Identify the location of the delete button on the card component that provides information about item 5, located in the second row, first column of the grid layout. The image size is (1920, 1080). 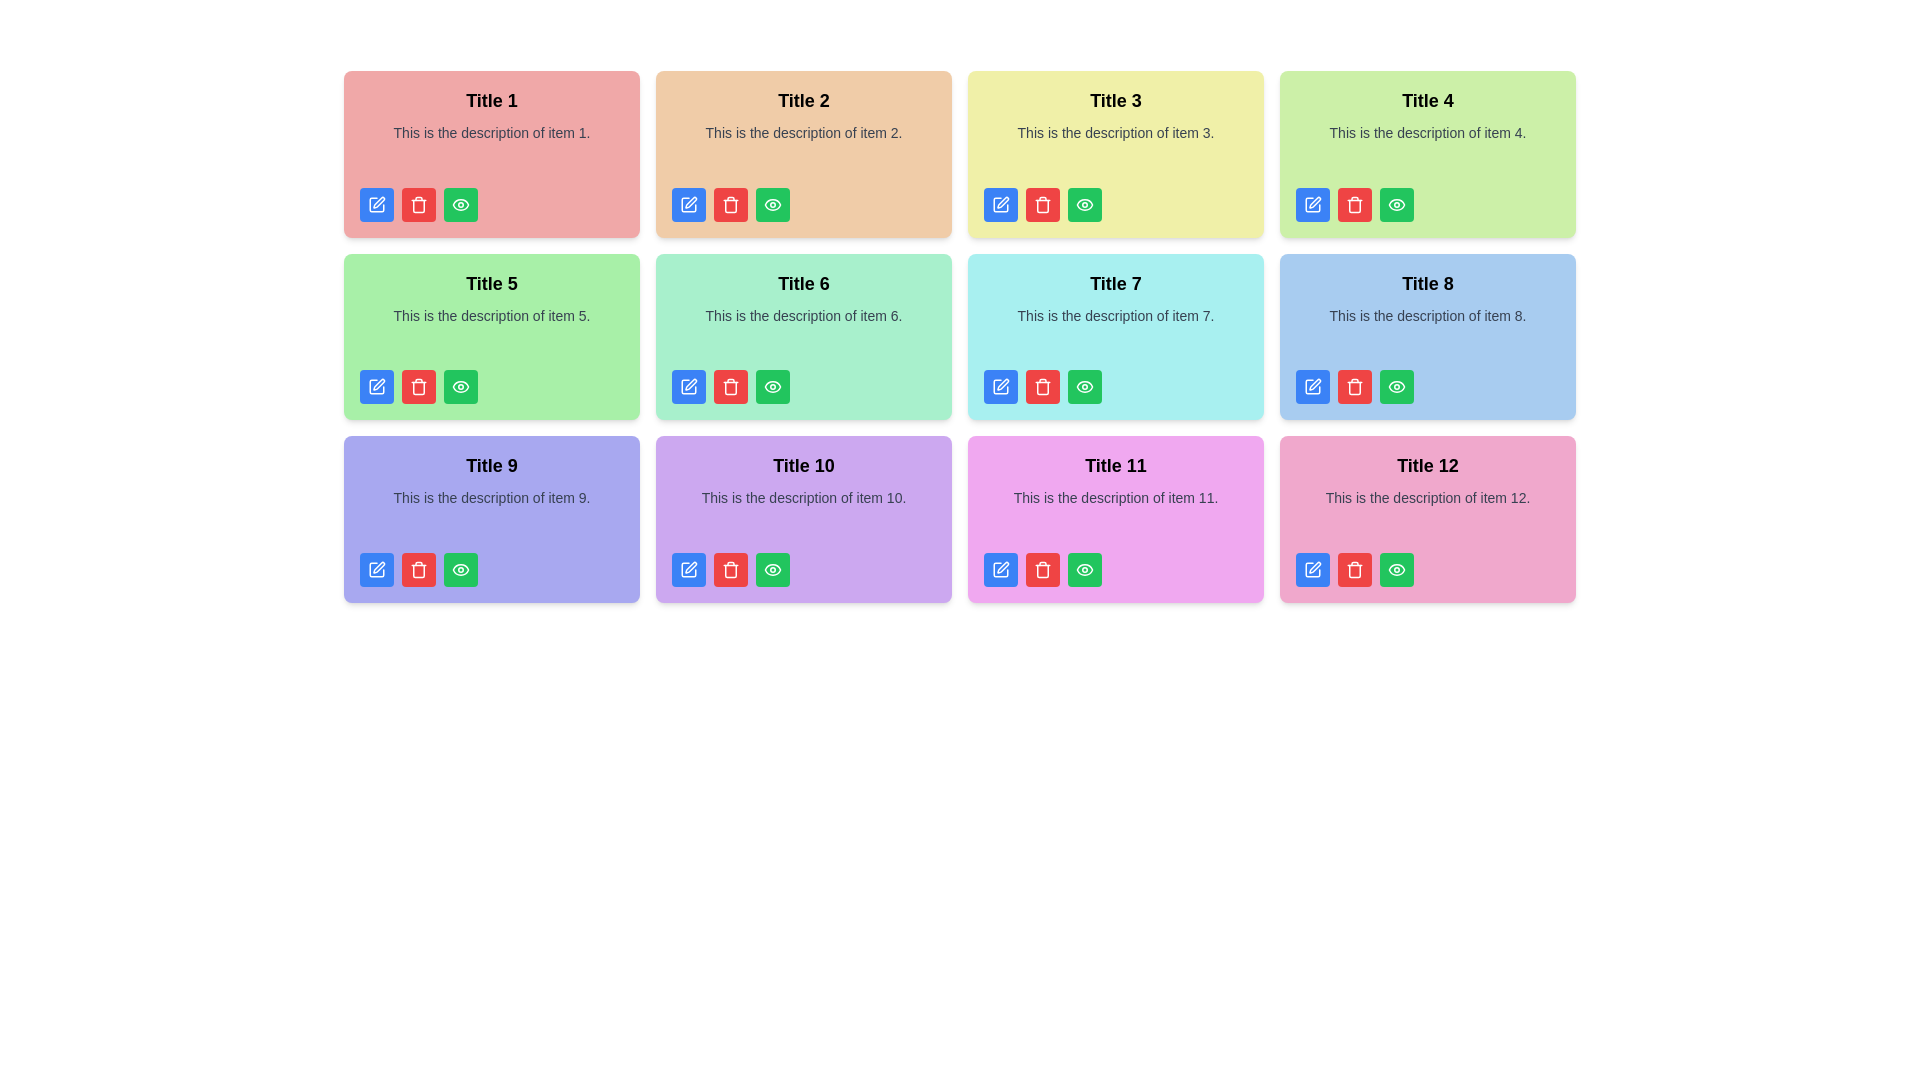
(491, 335).